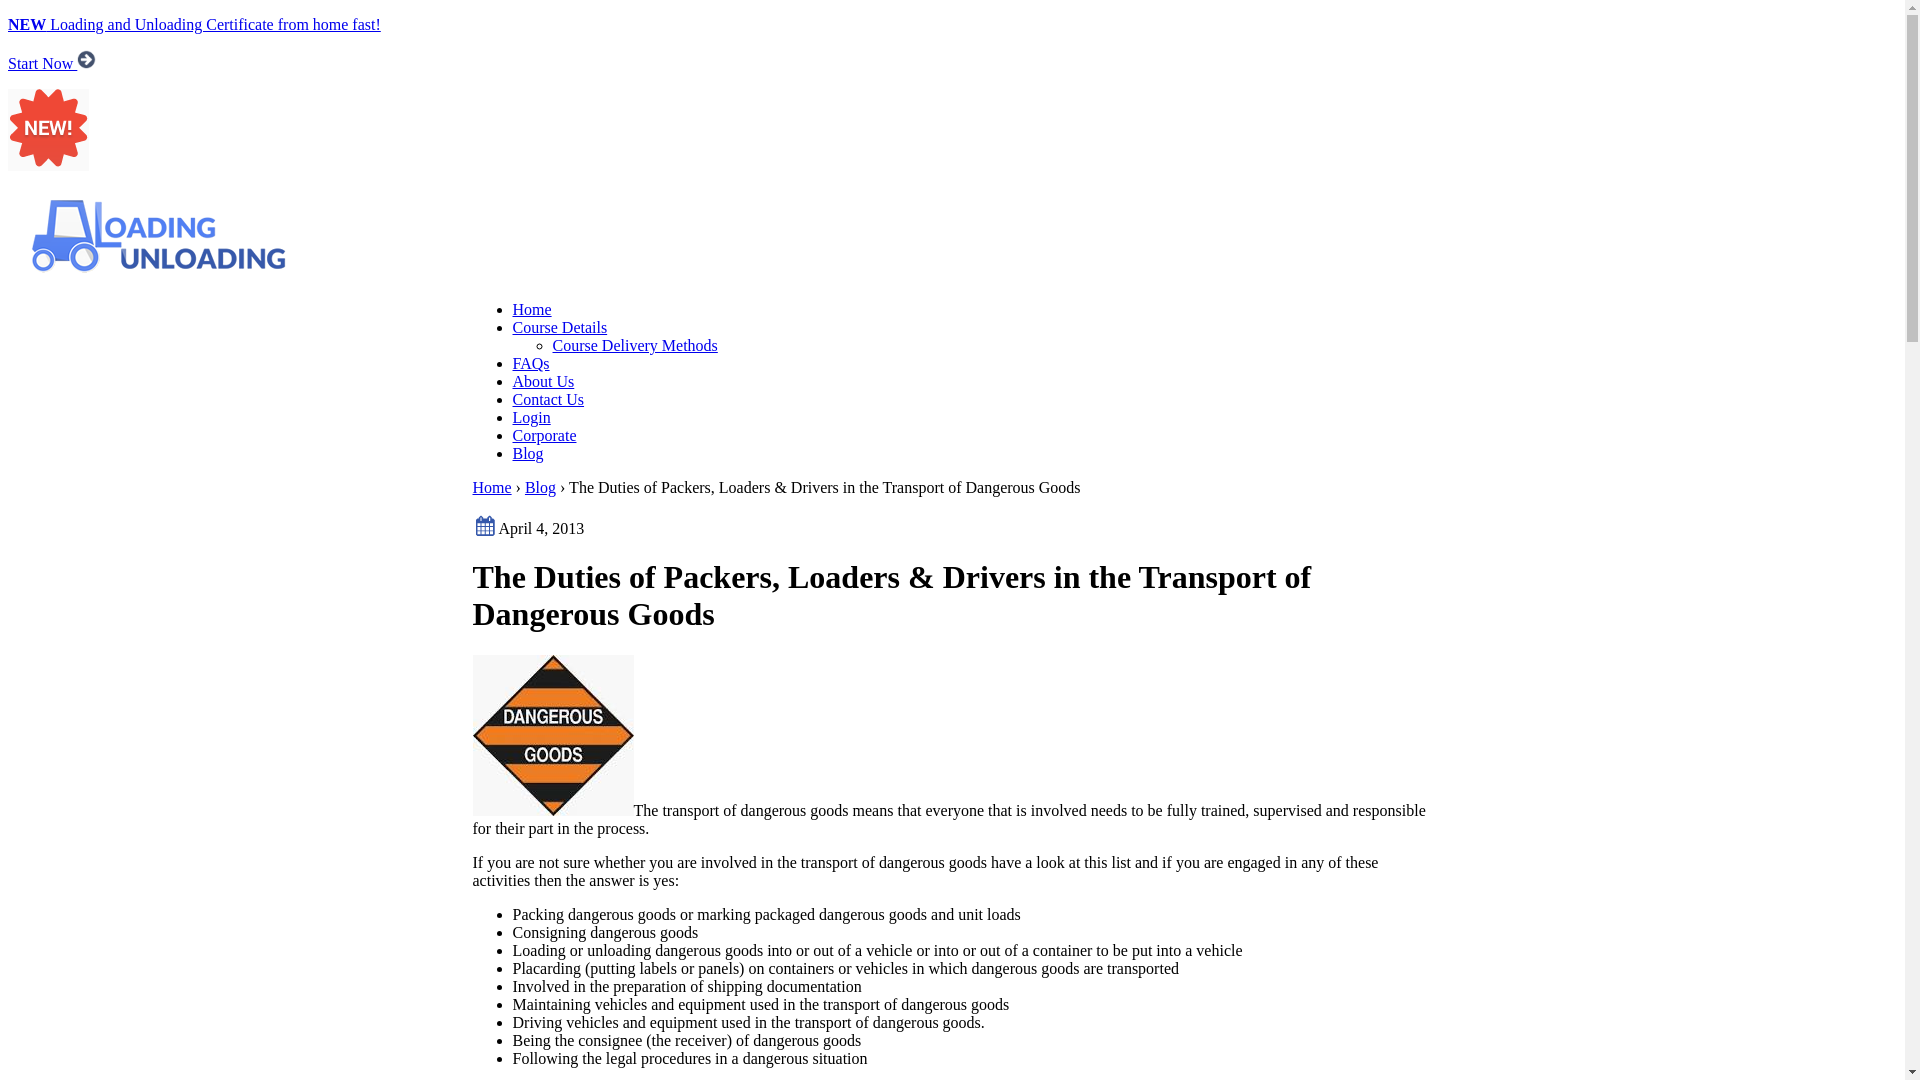 The width and height of the screenshot is (1920, 1080). What do you see at coordinates (512, 309) in the screenshot?
I see `'Home'` at bounding box center [512, 309].